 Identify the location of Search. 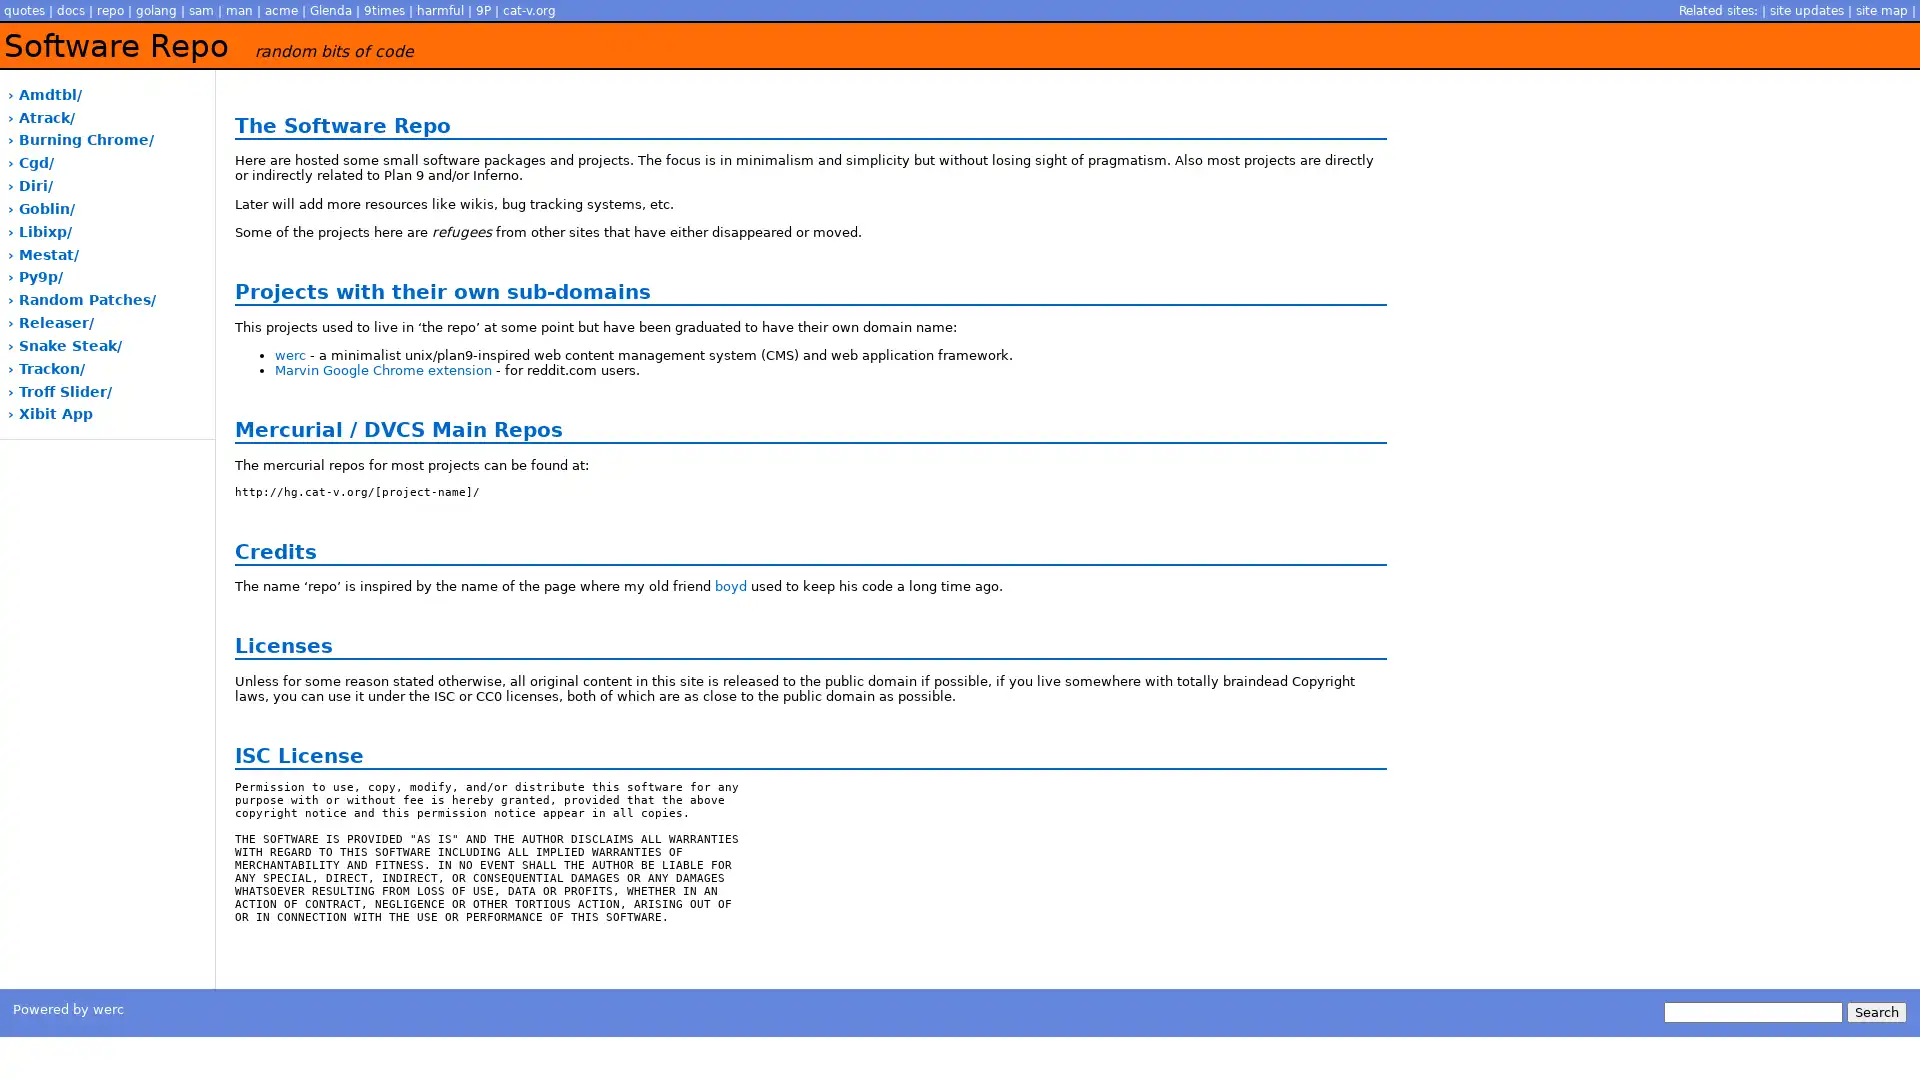
(1875, 1012).